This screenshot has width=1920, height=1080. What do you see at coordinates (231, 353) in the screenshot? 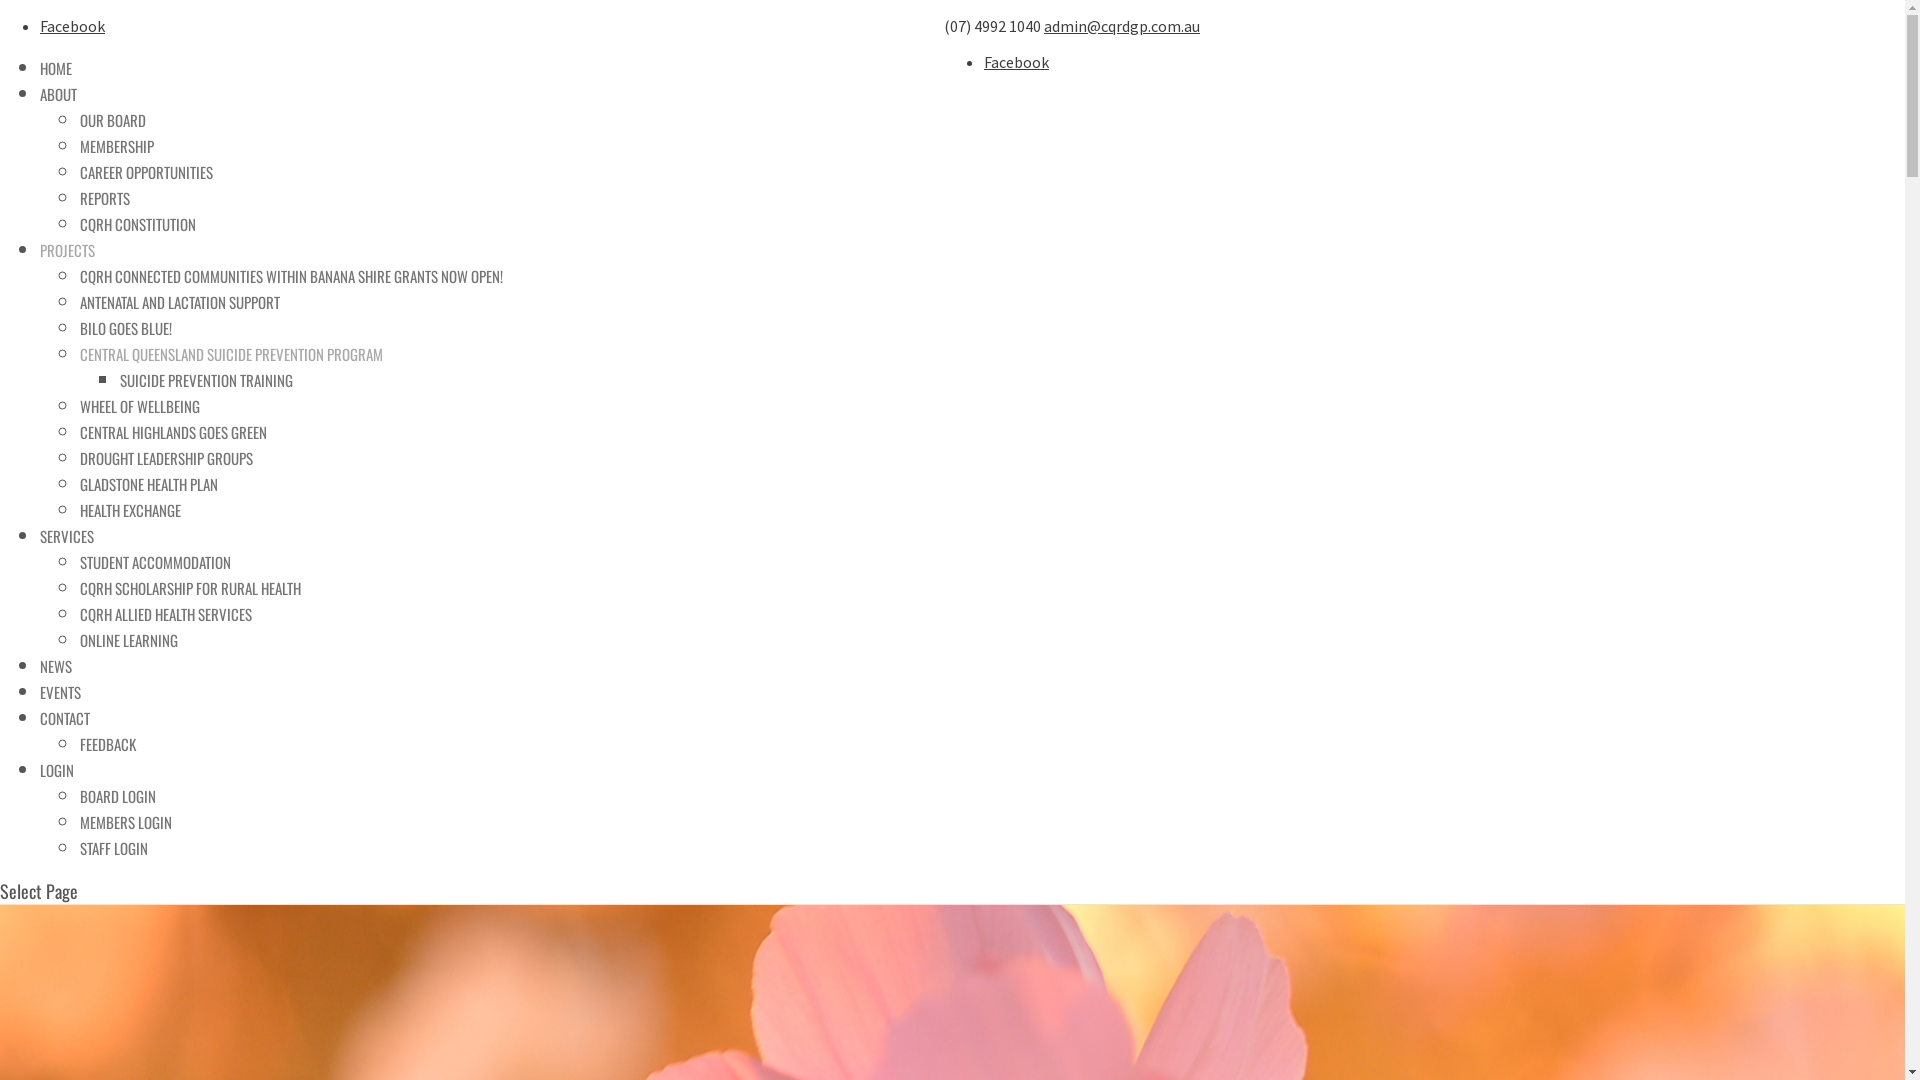
I see `'CENTRAL QUEENSLAND SUICIDE PREVENTION PROGRAM'` at bounding box center [231, 353].